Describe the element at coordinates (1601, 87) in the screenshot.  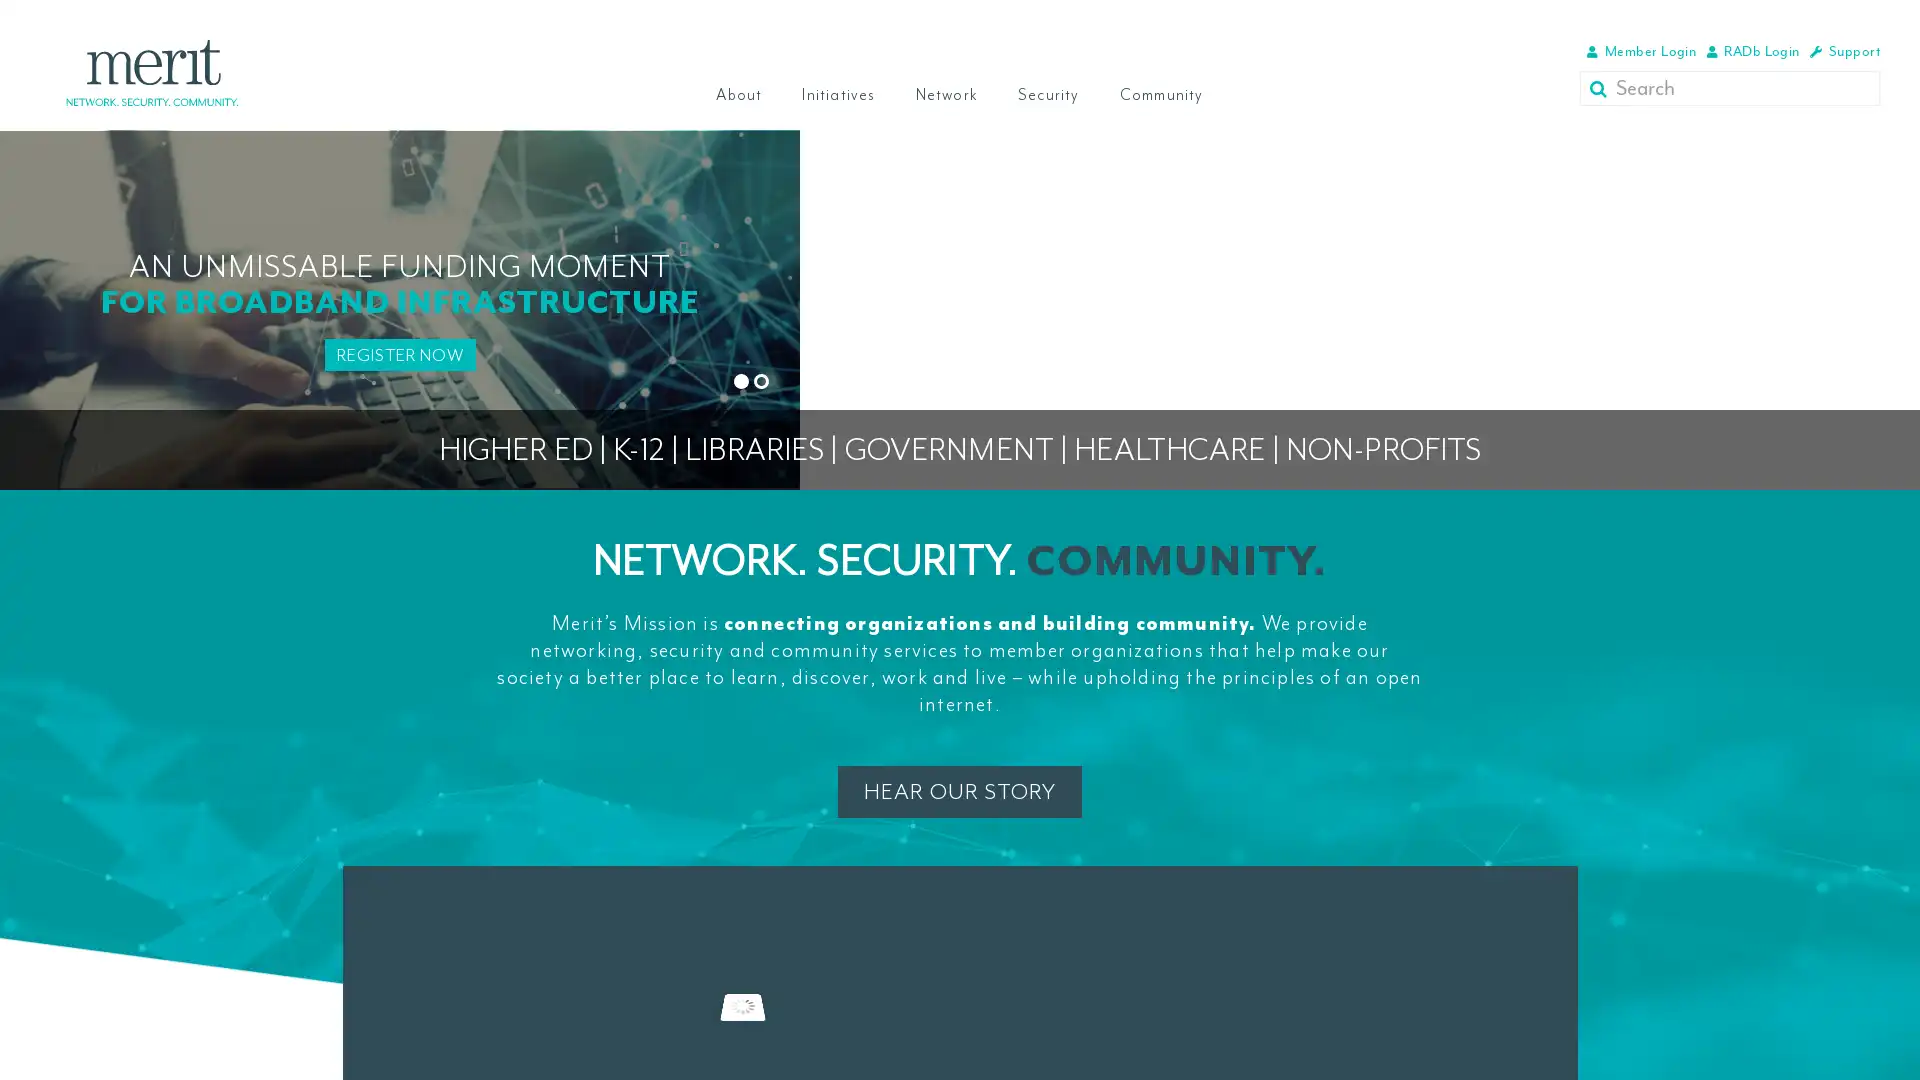
I see `SUBMIT` at that location.